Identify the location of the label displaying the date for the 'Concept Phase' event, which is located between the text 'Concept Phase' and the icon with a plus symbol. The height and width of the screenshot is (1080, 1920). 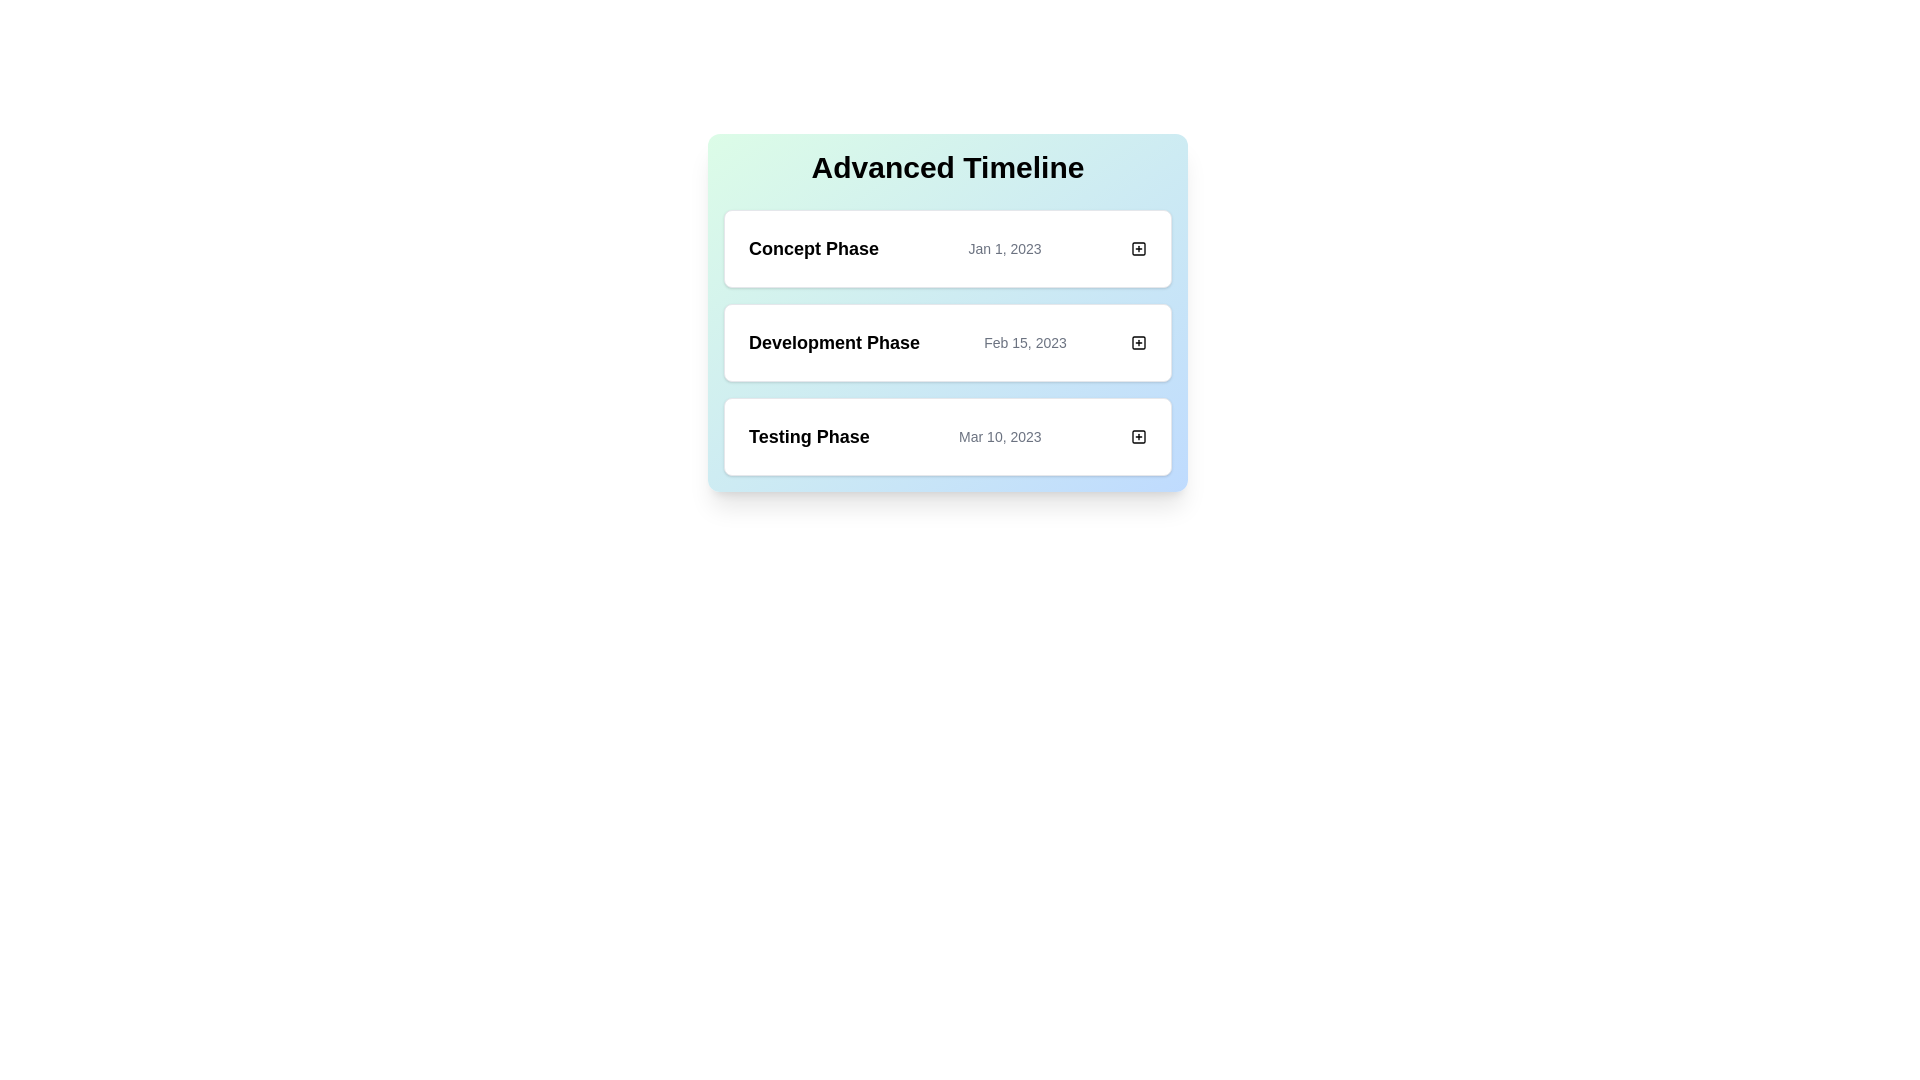
(1004, 248).